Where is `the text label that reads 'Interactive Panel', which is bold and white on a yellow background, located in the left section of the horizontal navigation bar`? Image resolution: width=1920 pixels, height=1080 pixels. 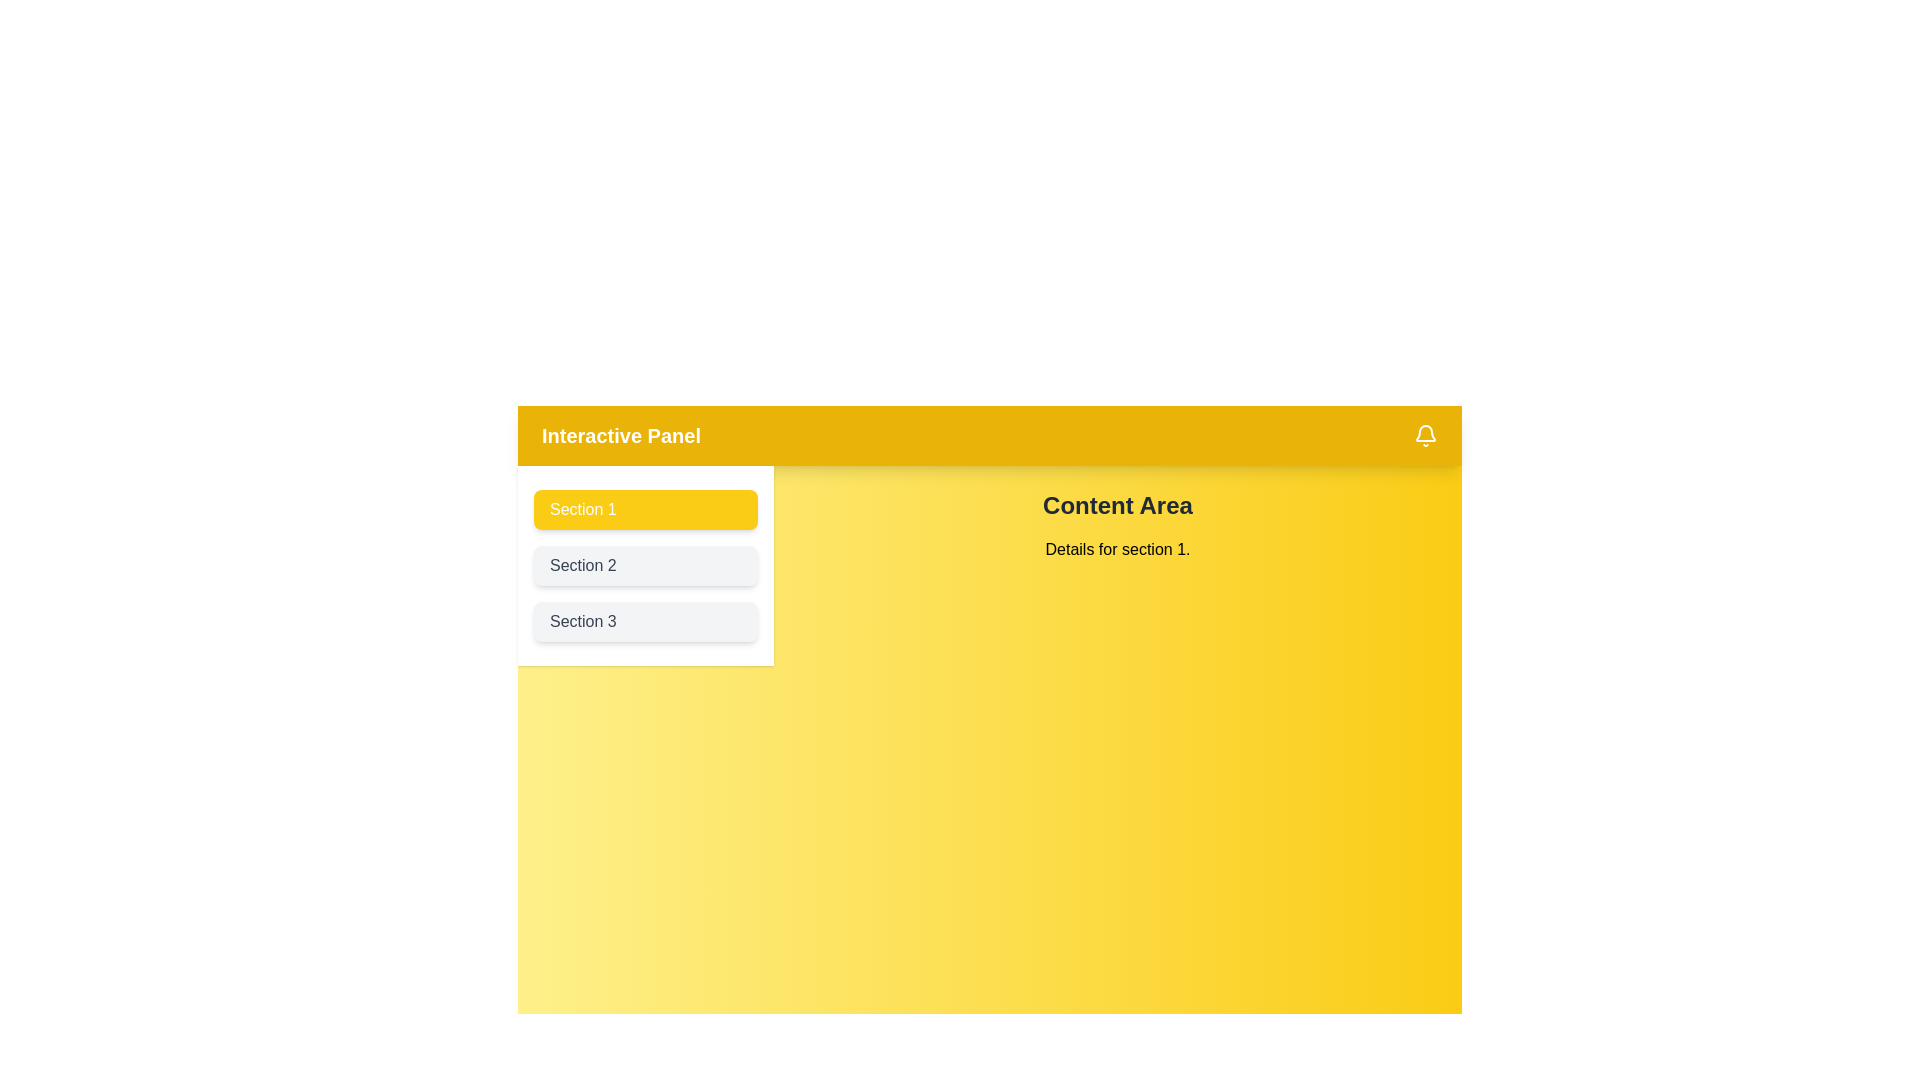 the text label that reads 'Interactive Panel', which is bold and white on a yellow background, located in the left section of the horizontal navigation bar is located at coordinates (620, 434).